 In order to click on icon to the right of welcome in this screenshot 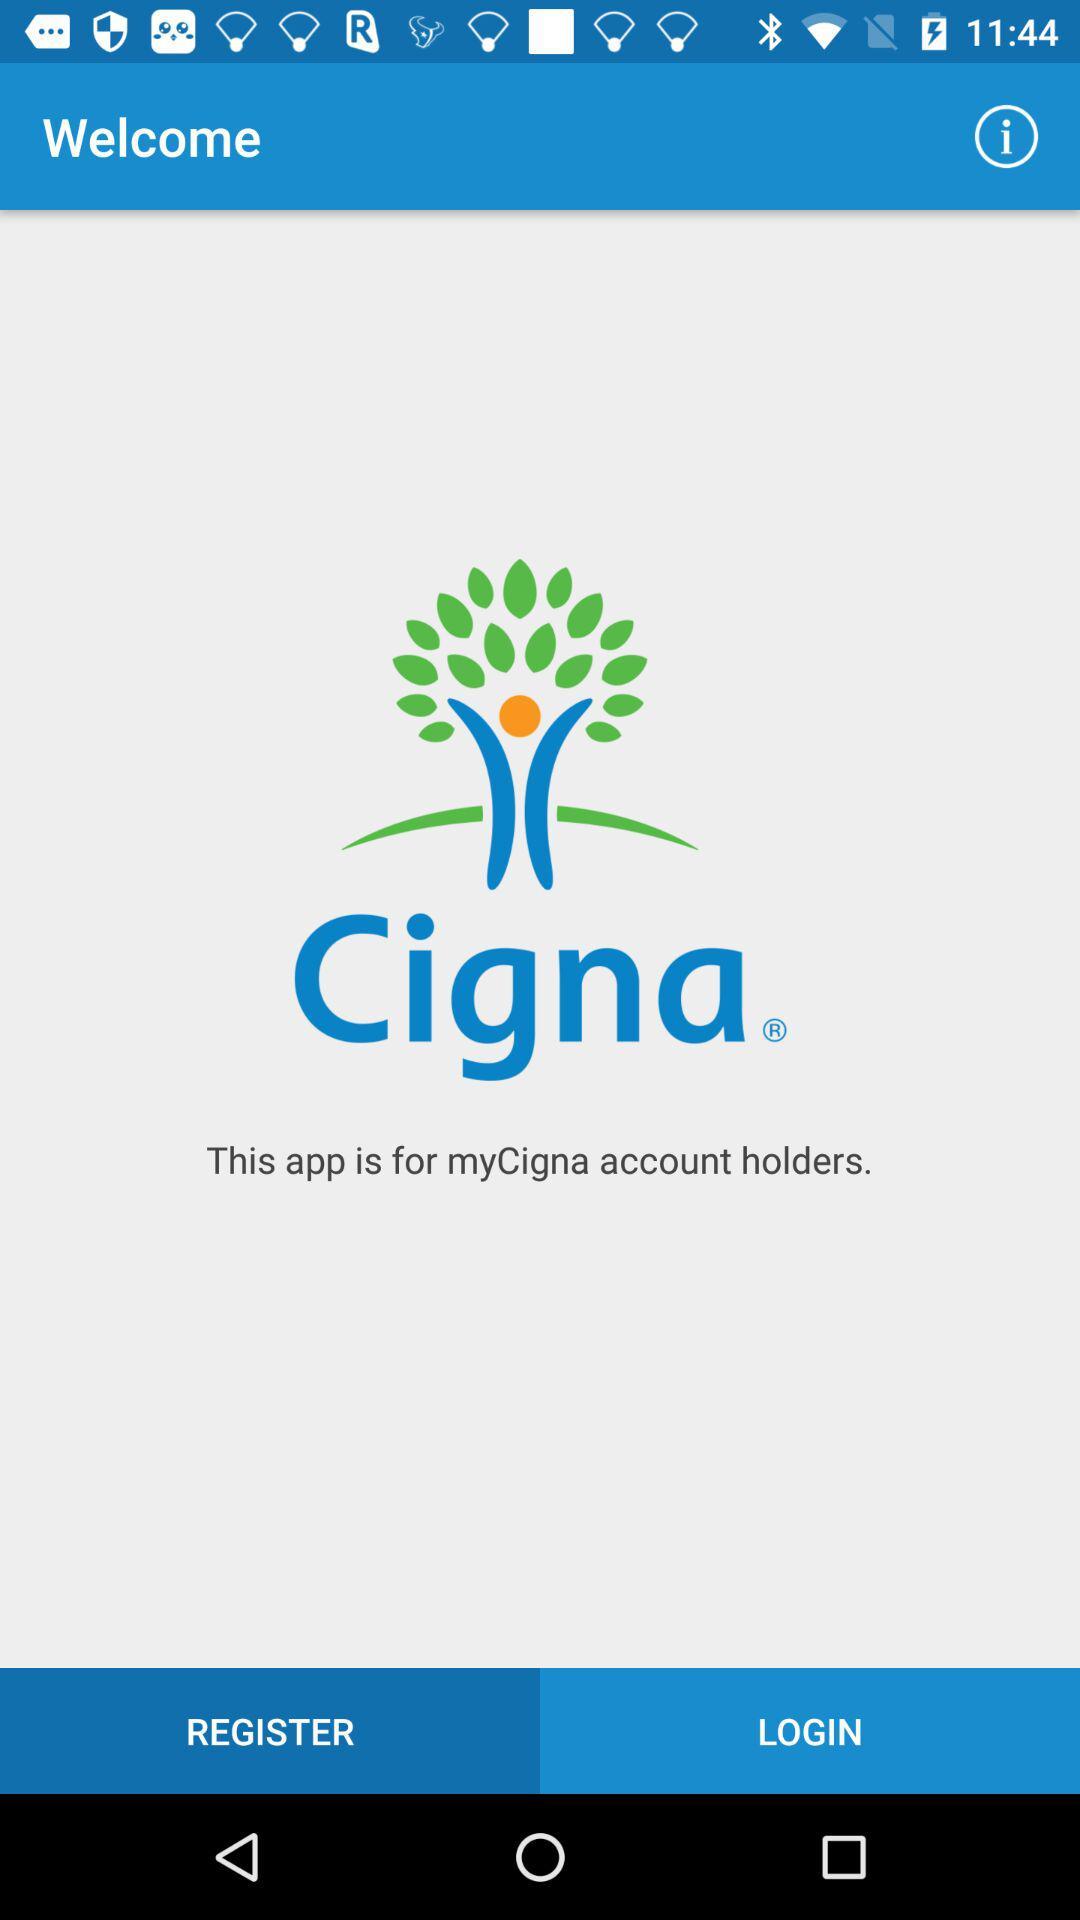, I will do `click(1006, 135)`.